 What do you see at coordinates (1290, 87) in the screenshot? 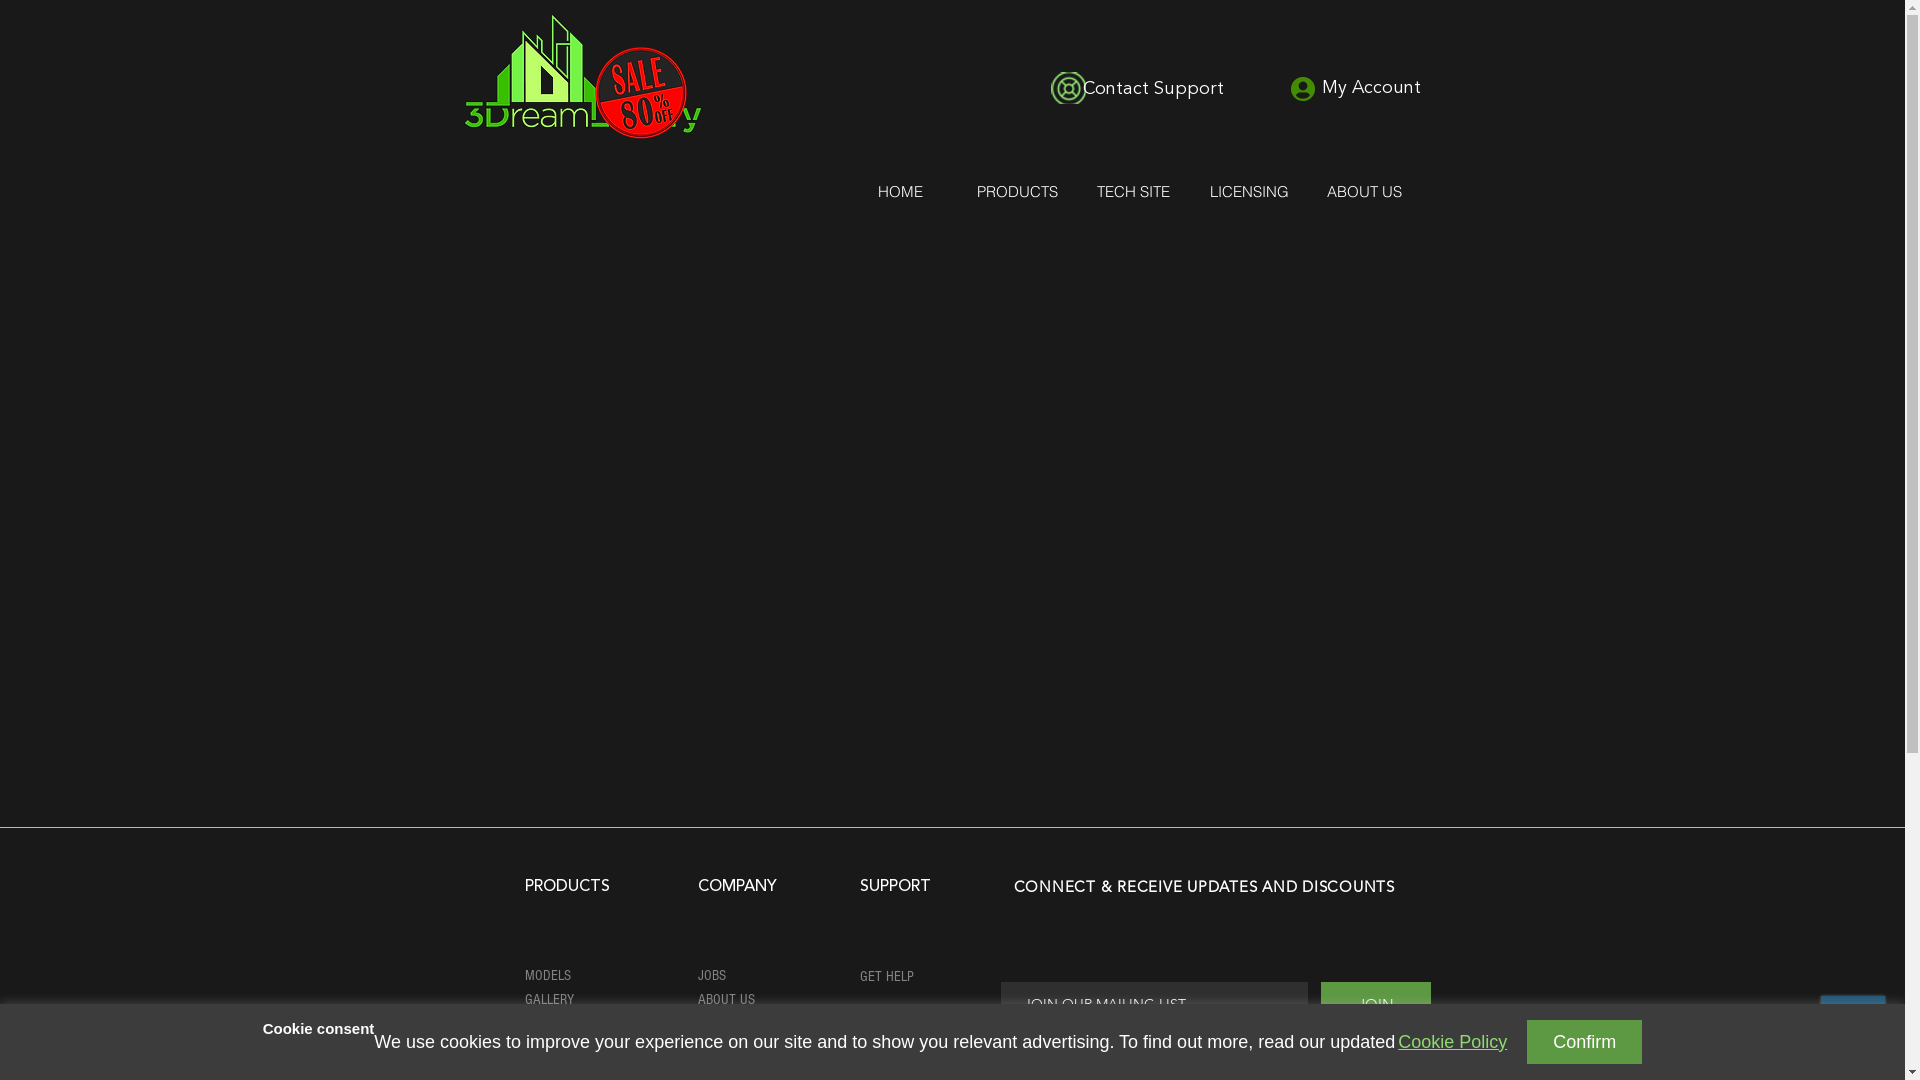
I see `'My Account'` at bounding box center [1290, 87].